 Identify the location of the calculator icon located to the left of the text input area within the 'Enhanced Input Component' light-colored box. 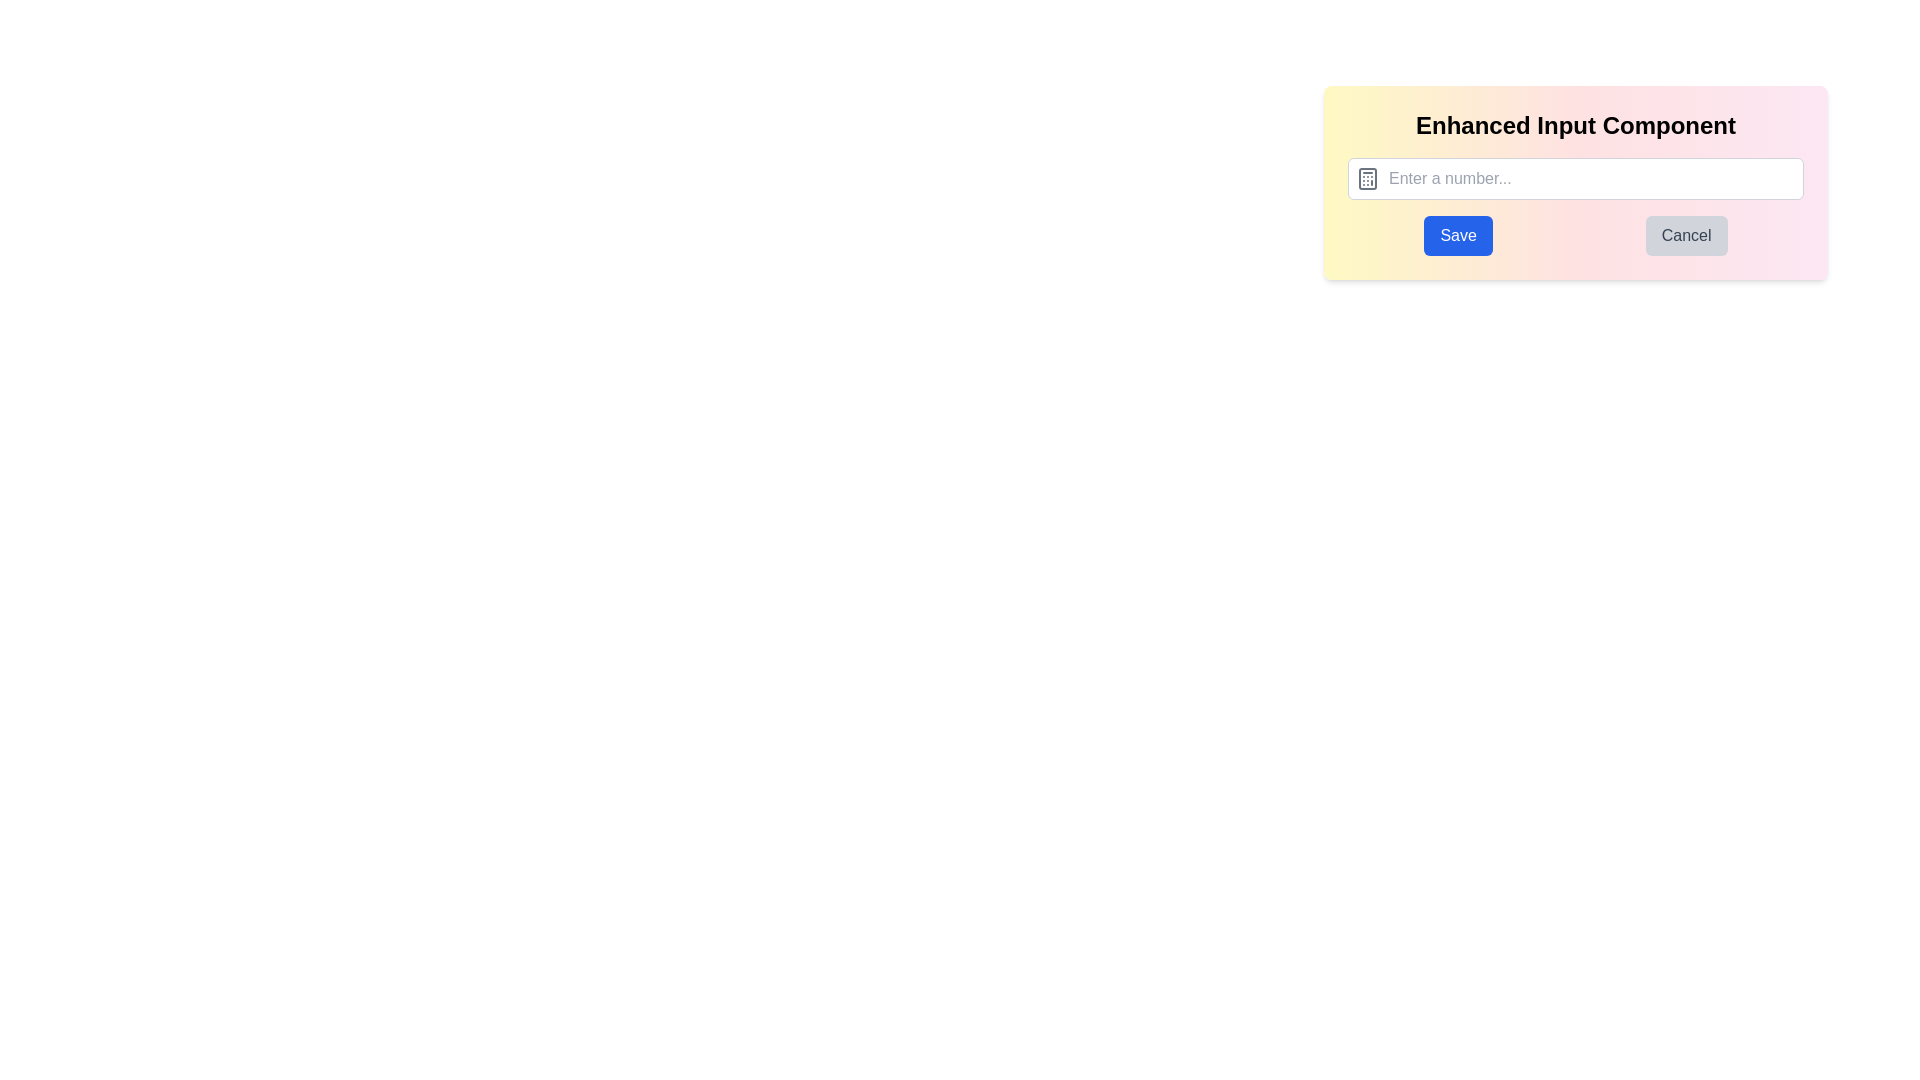
(1367, 177).